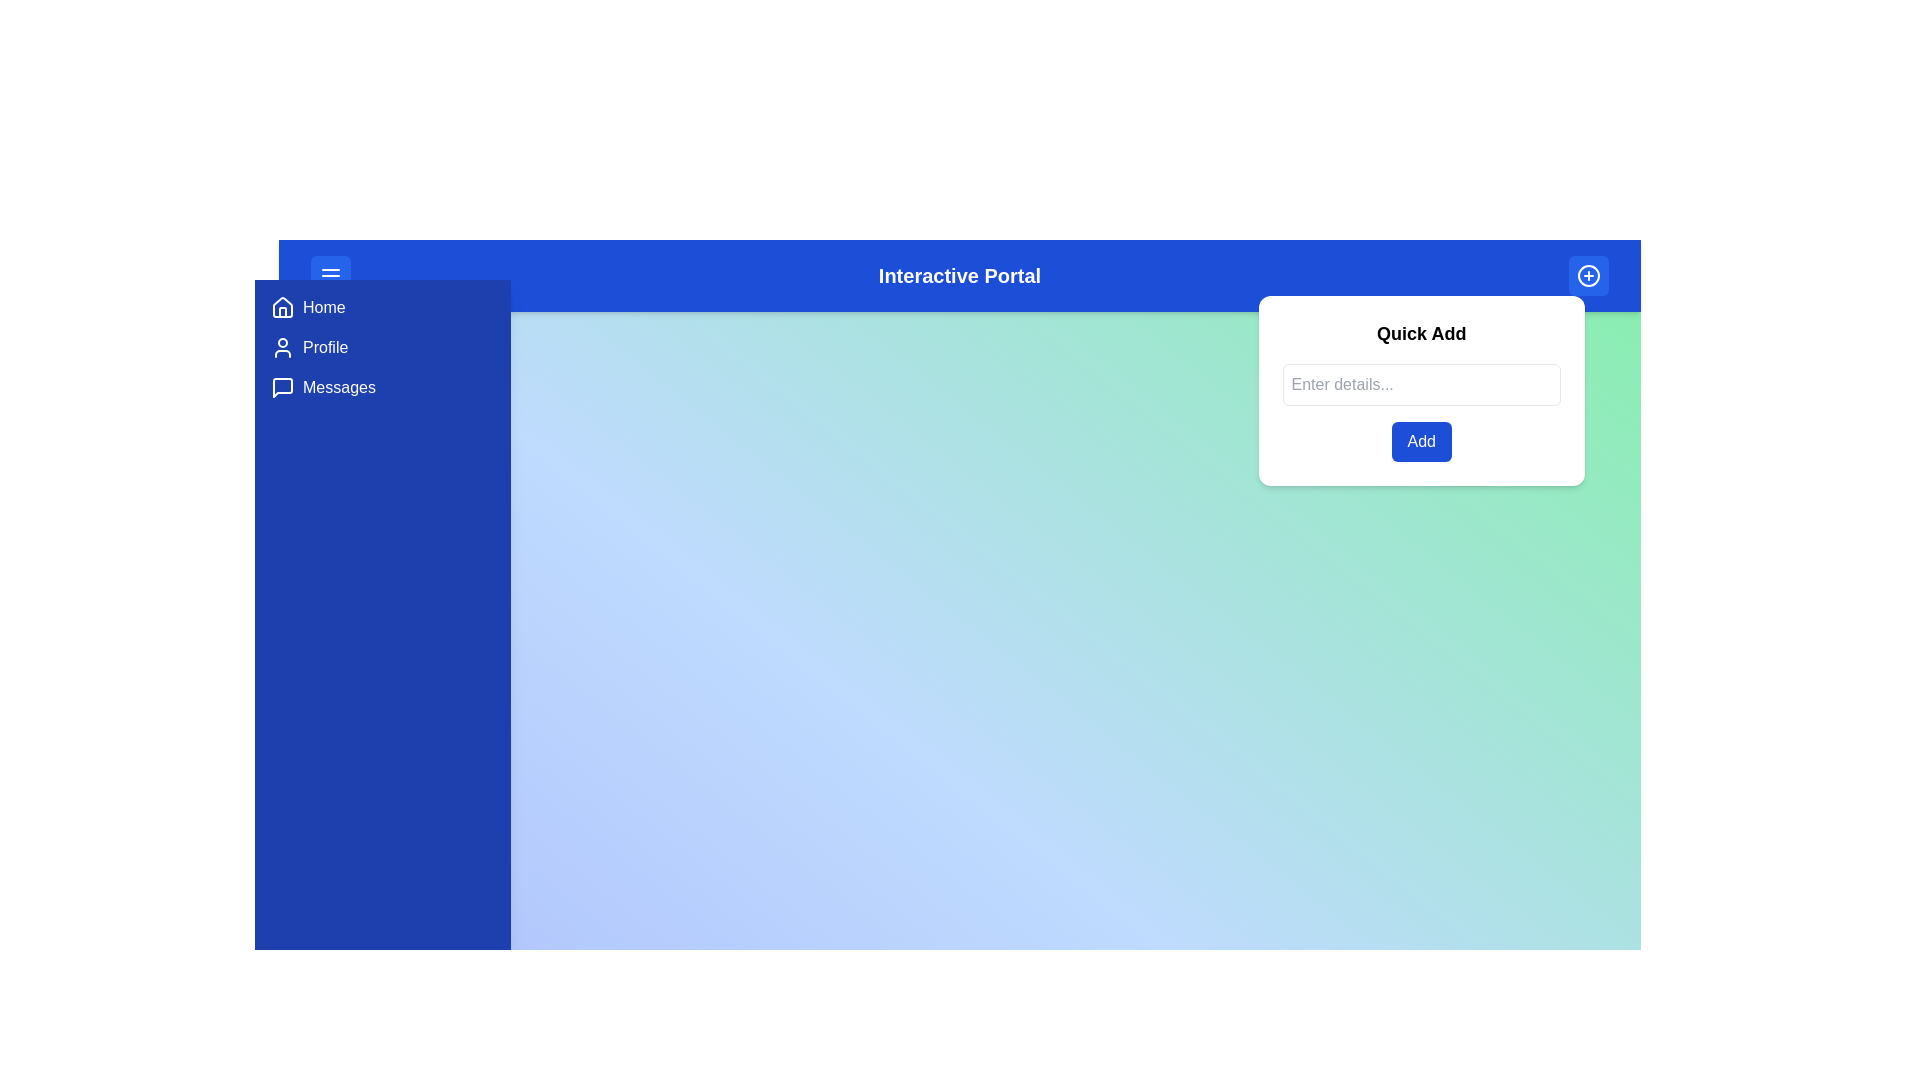 Image resolution: width=1920 pixels, height=1080 pixels. Describe the element at coordinates (1587, 276) in the screenshot. I see `the 'Quick Add' button to toggle the visibility of the quick add dialog` at that location.